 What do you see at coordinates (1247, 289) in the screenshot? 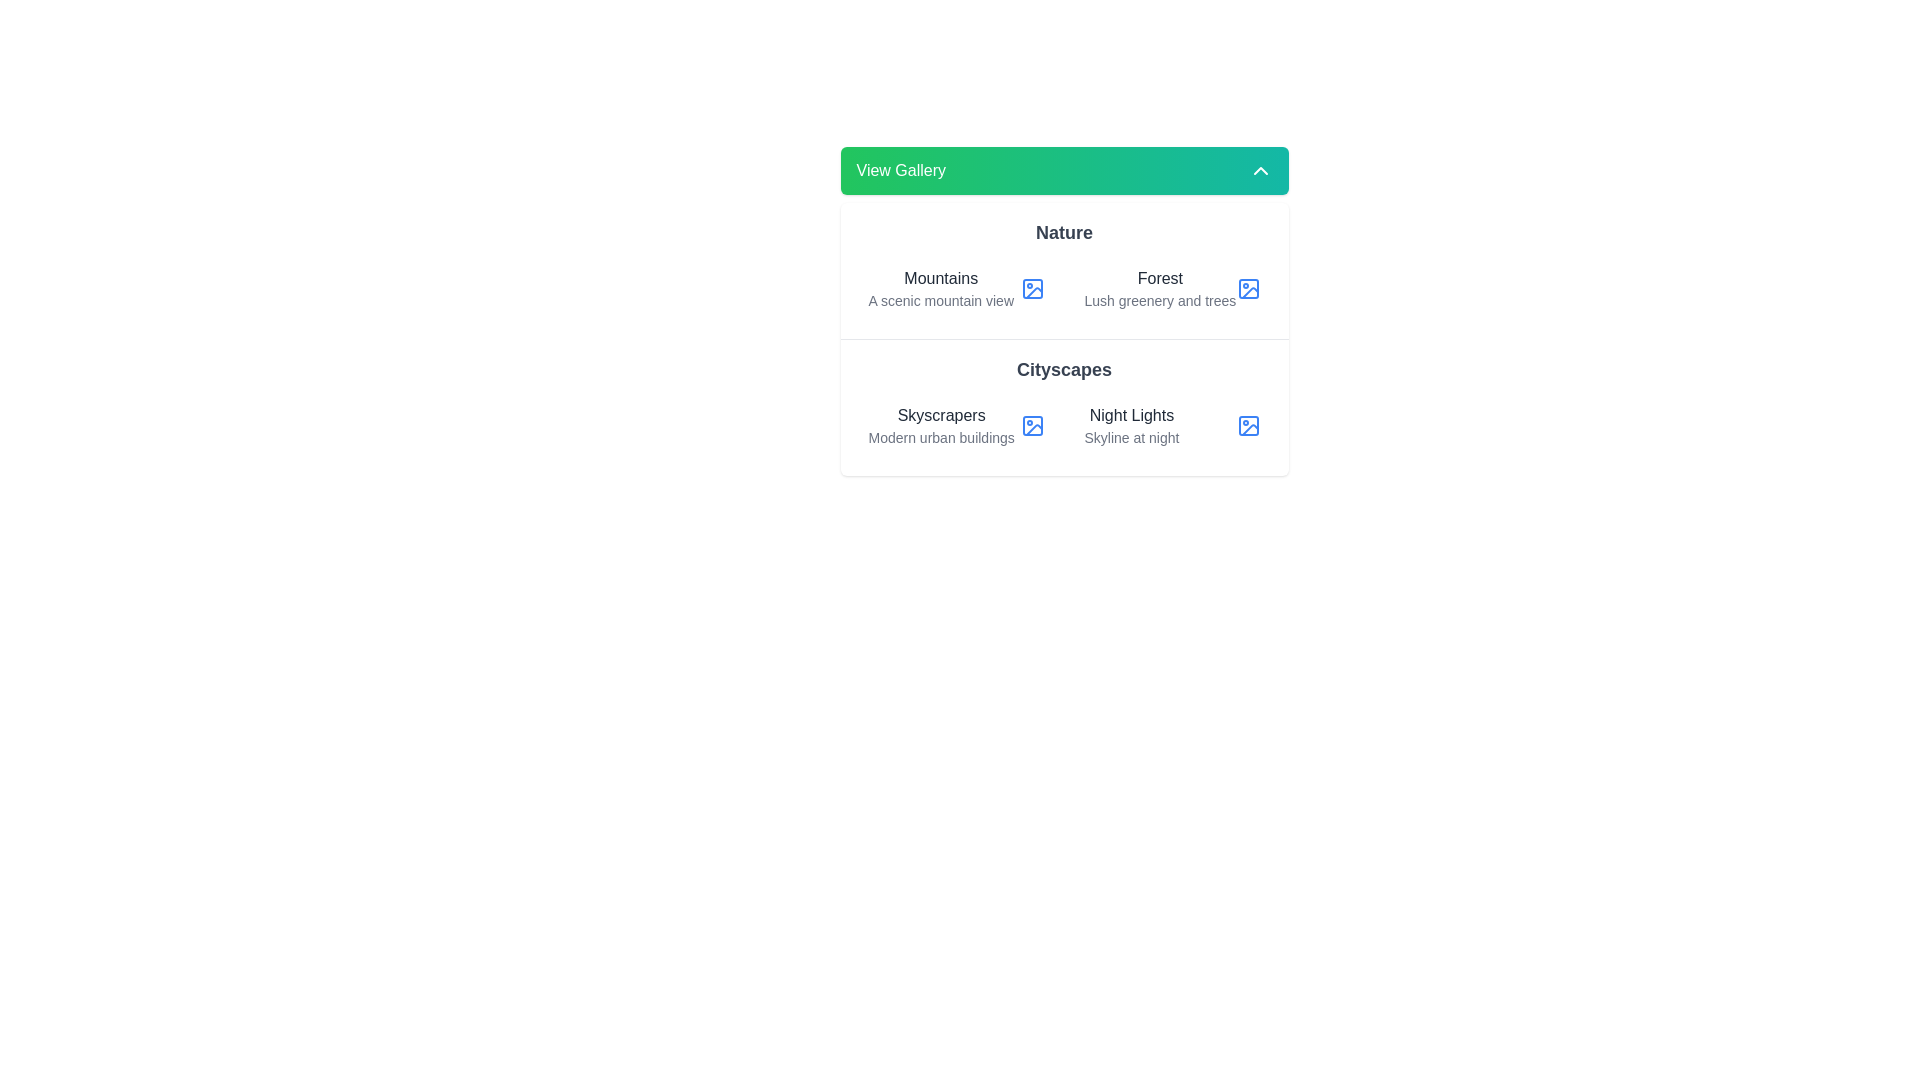
I see `the 'Forest' category icon located` at bounding box center [1247, 289].